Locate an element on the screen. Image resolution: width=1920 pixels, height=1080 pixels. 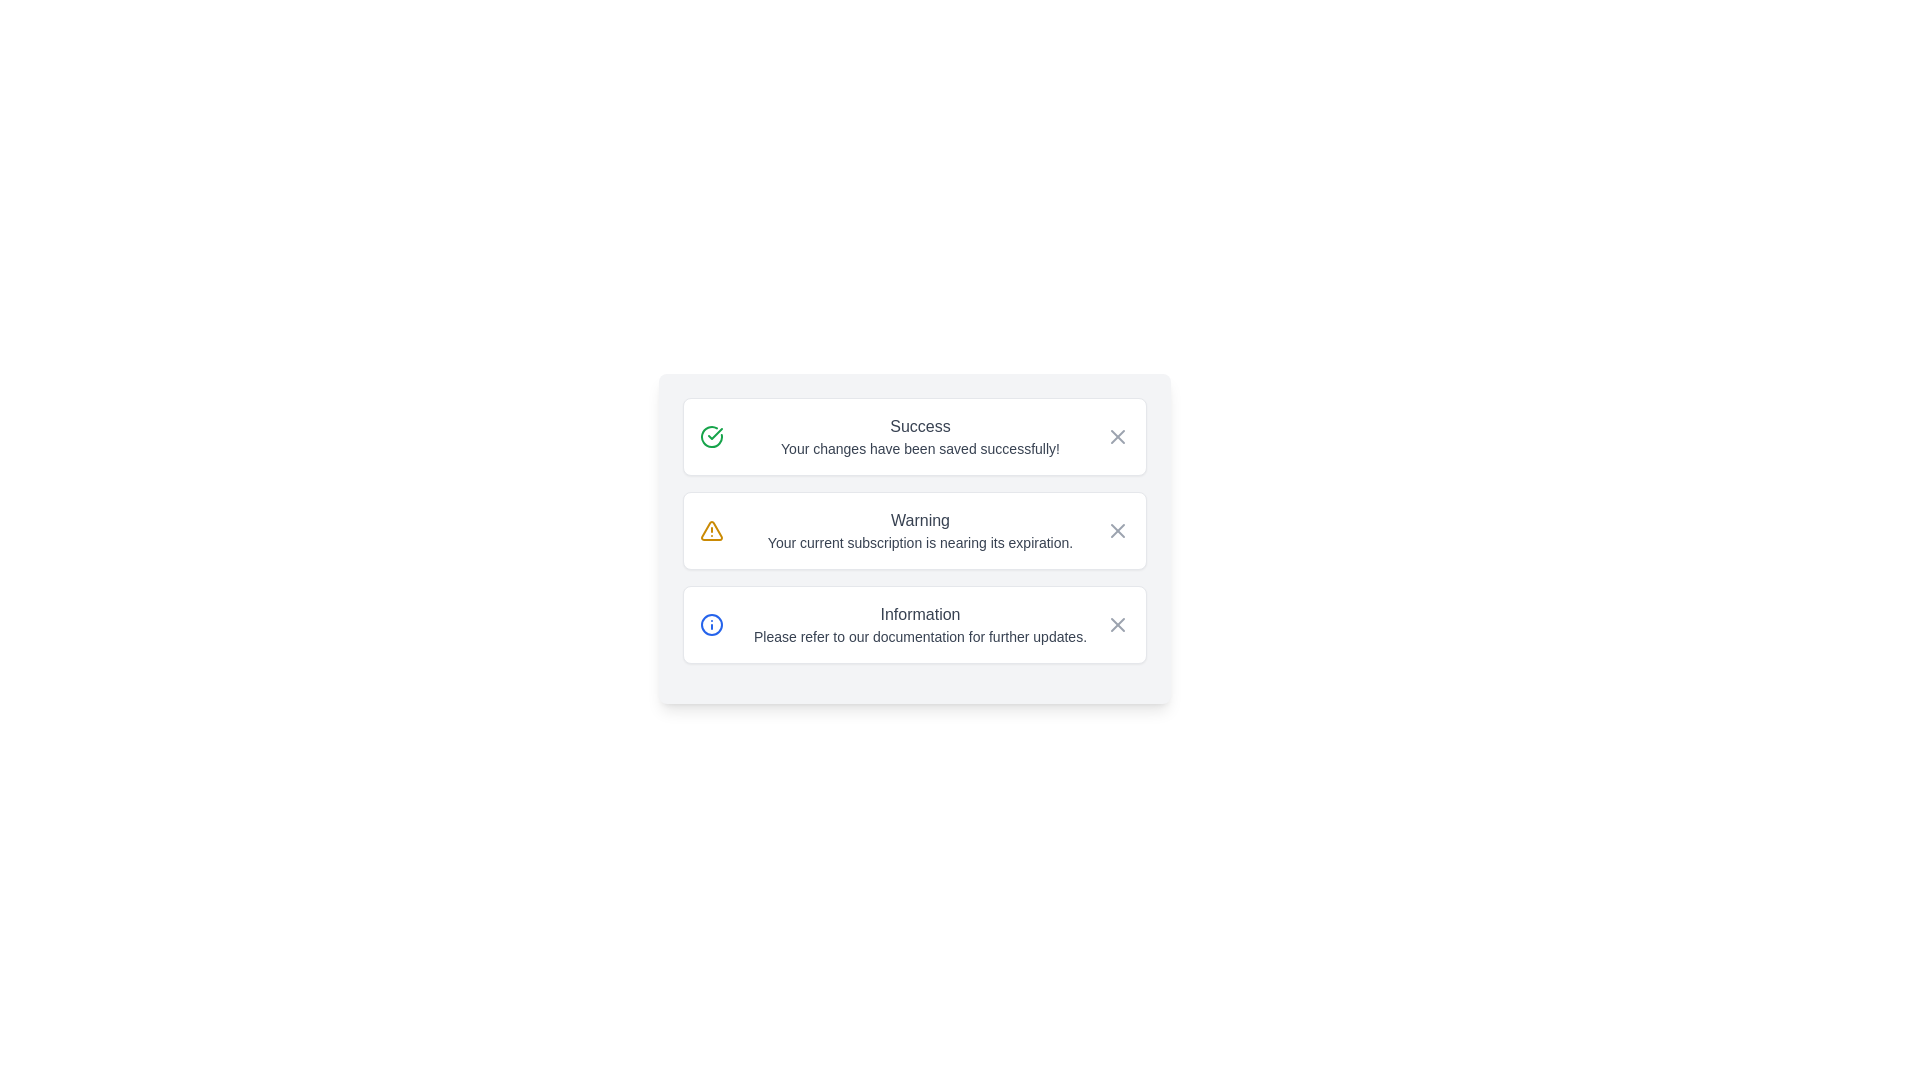
the main title text label of the 'Warning' message is located at coordinates (919, 519).